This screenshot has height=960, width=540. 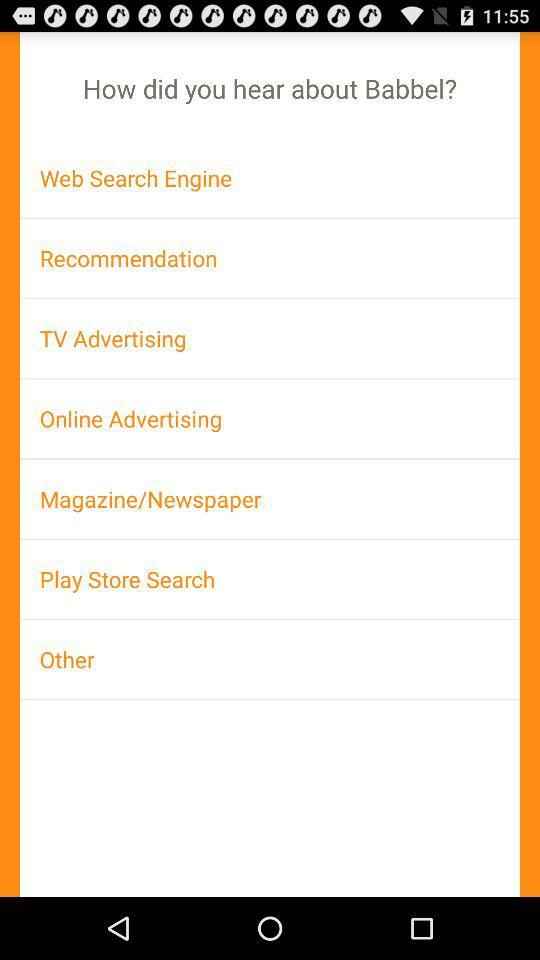 What do you see at coordinates (270, 338) in the screenshot?
I see `app below recommendation item` at bounding box center [270, 338].